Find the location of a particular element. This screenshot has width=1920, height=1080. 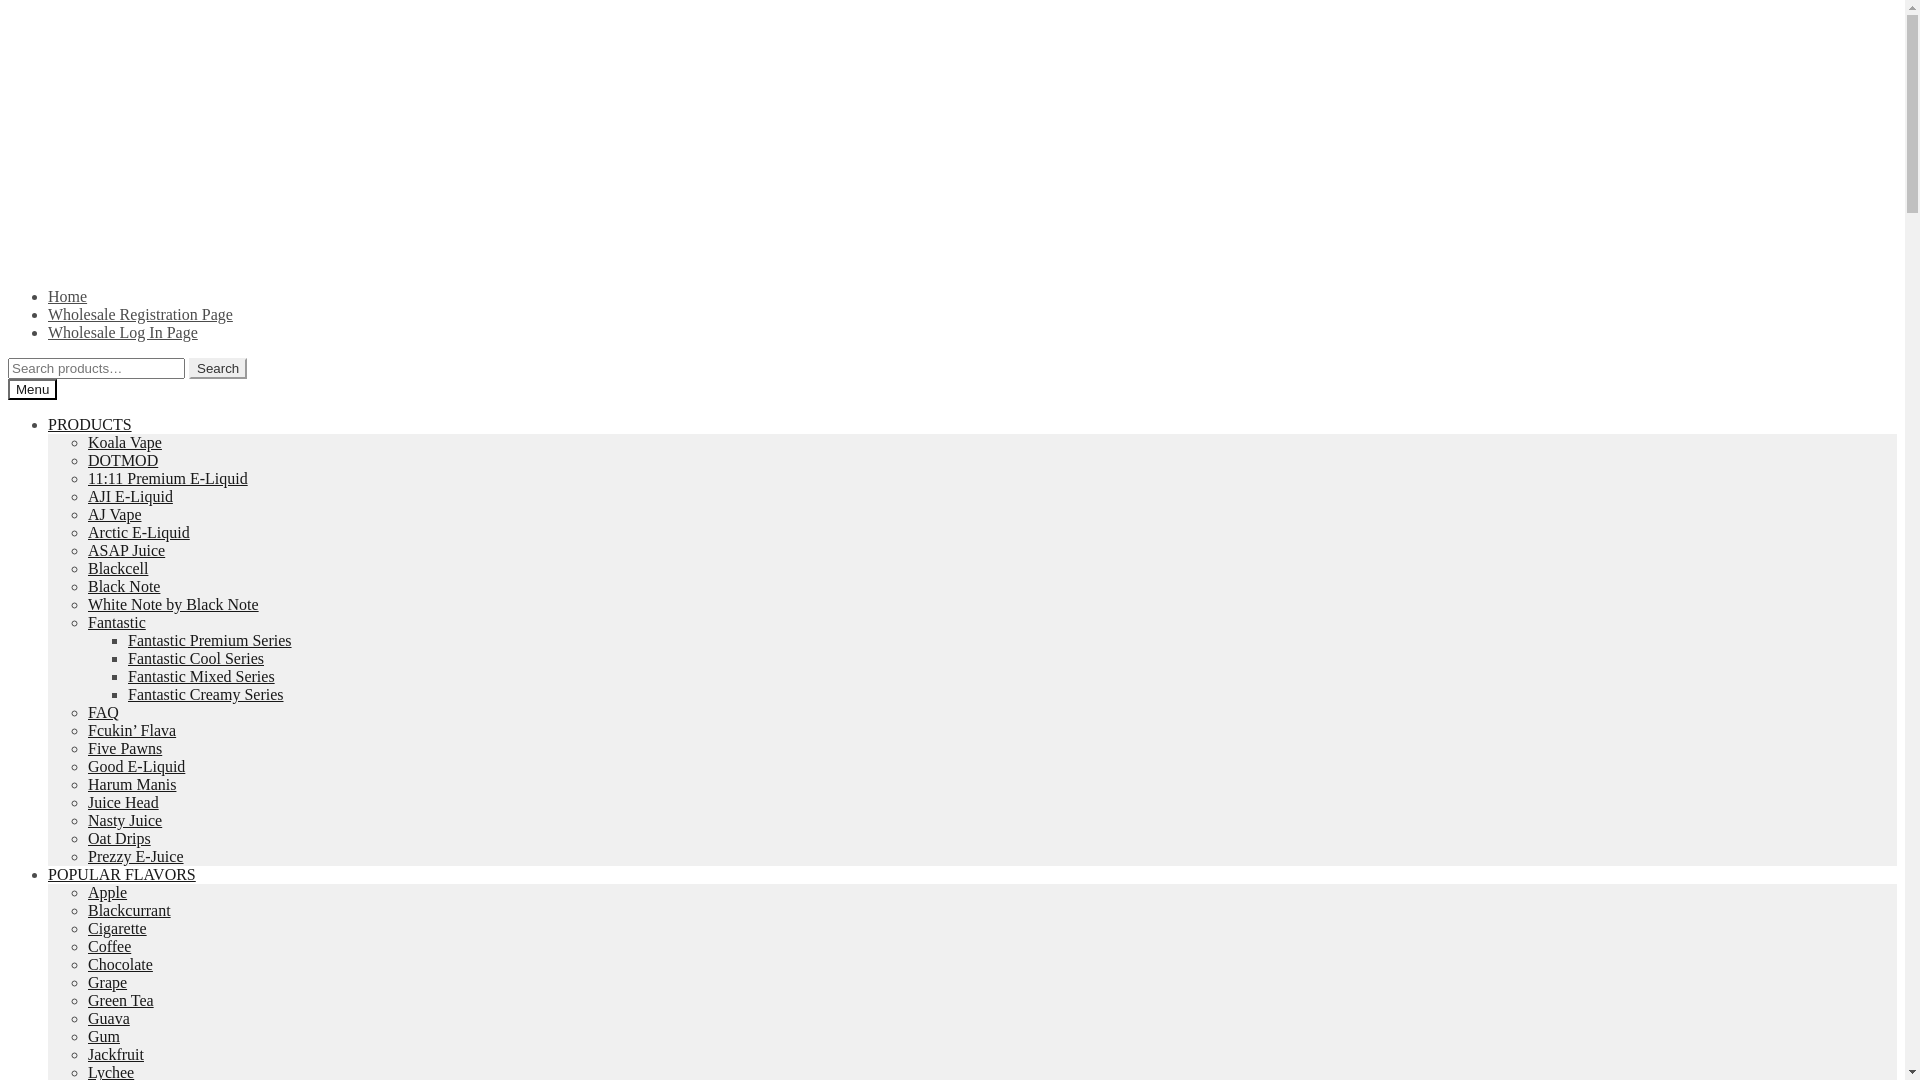

'Guava' is located at coordinates (86, 1018).